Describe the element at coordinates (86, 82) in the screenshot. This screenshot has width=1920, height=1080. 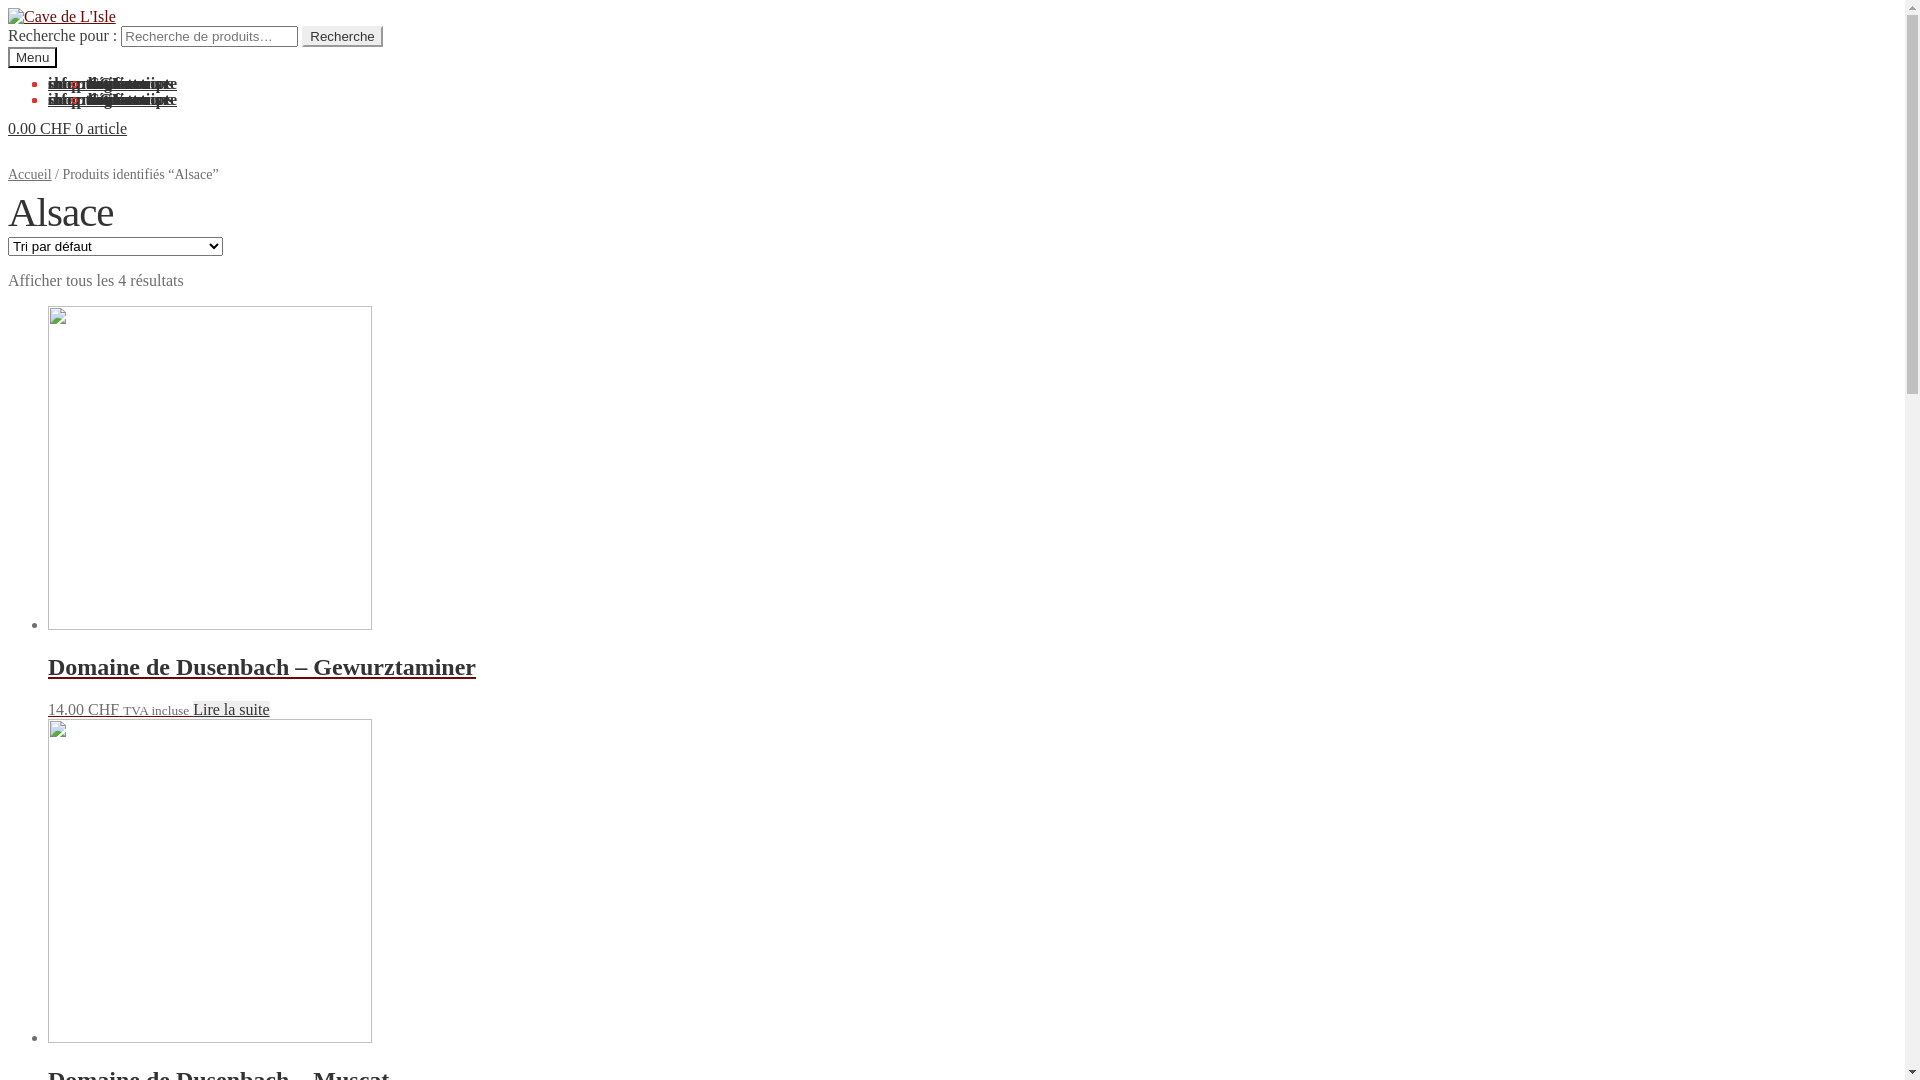
I see `'horaires'` at that location.